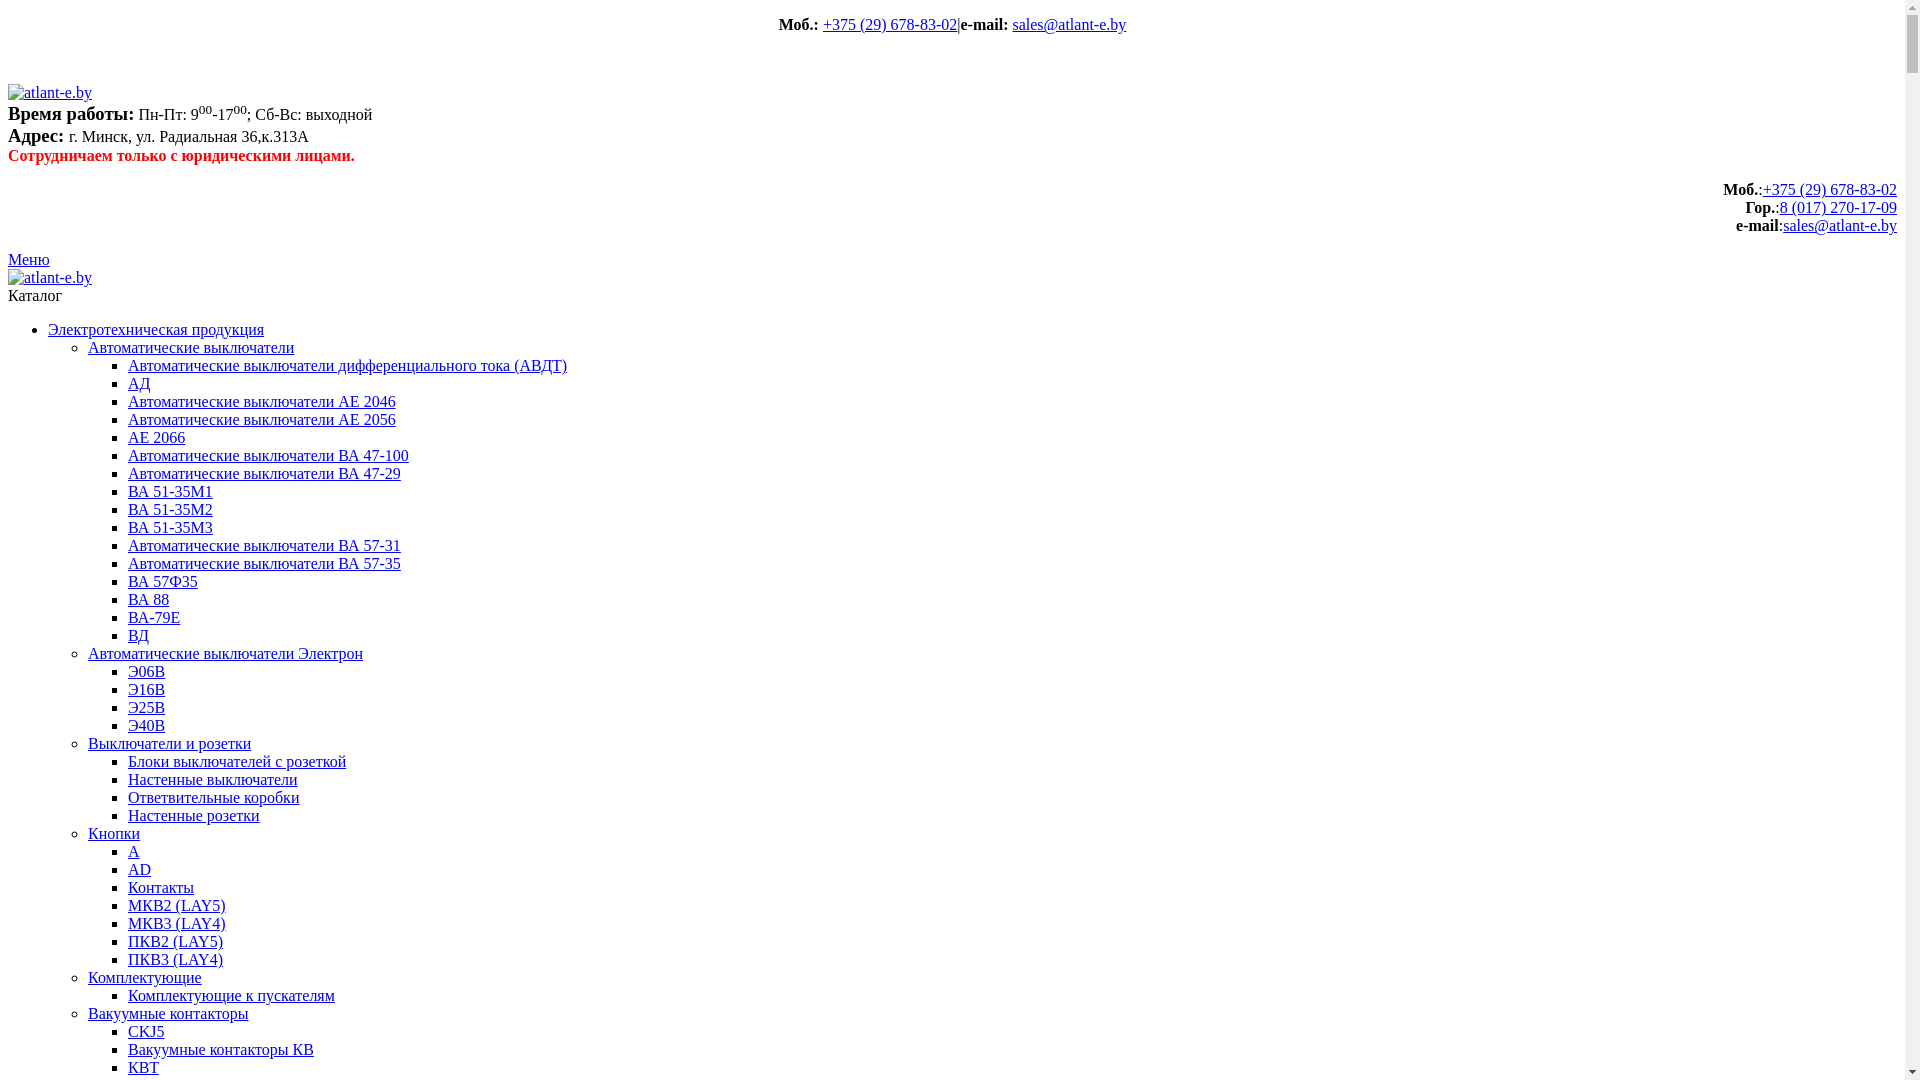  Describe the element at coordinates (1829, 189) in the screenshot. I see `'+375 (29) 678-83-02'` at that location.